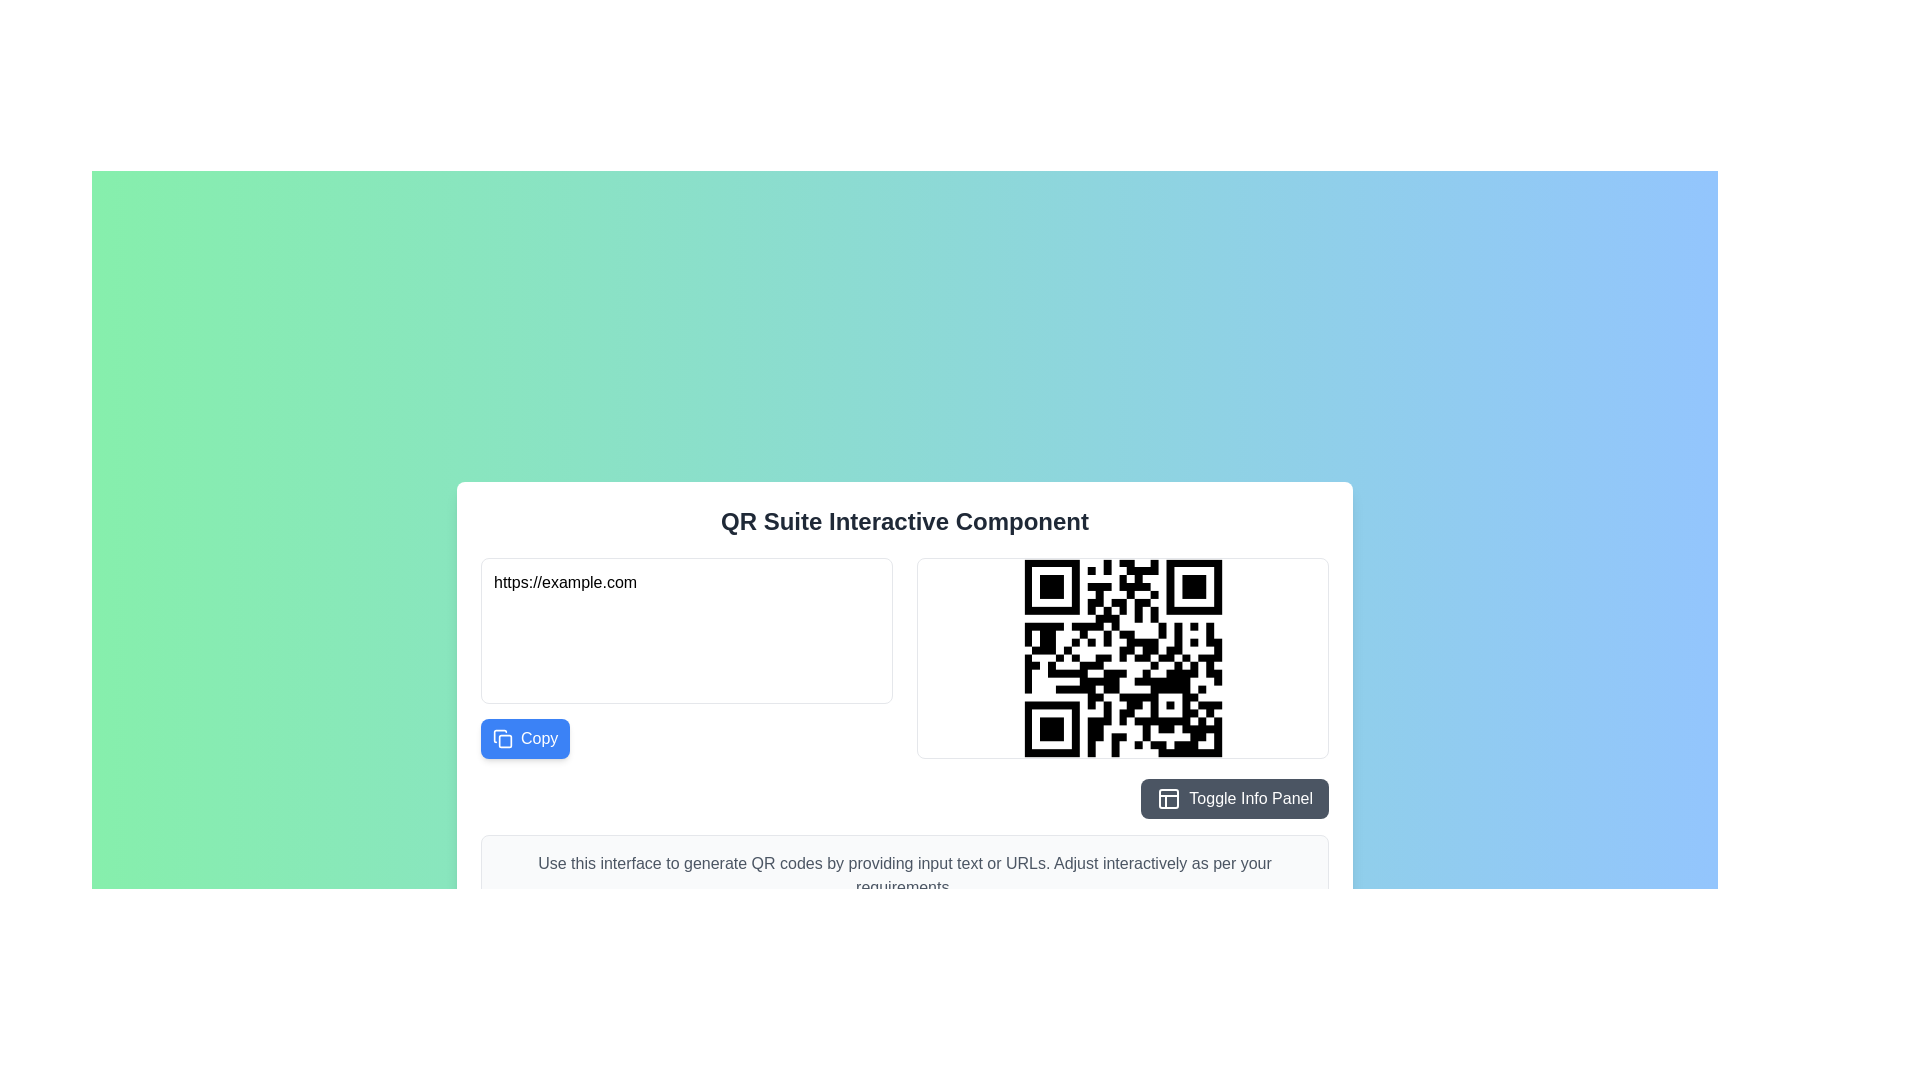 The width and height of the screenshot is (1920, 1080). What do you see at coordinates (505, 740) in the screenshot?
I see `the graphical icon element that is part of the 'Copy' functionality, located below the text field labeled 'https://example.com' and adjacent to the blue button labeled 'Copy'` at bounding box center [505, 740].